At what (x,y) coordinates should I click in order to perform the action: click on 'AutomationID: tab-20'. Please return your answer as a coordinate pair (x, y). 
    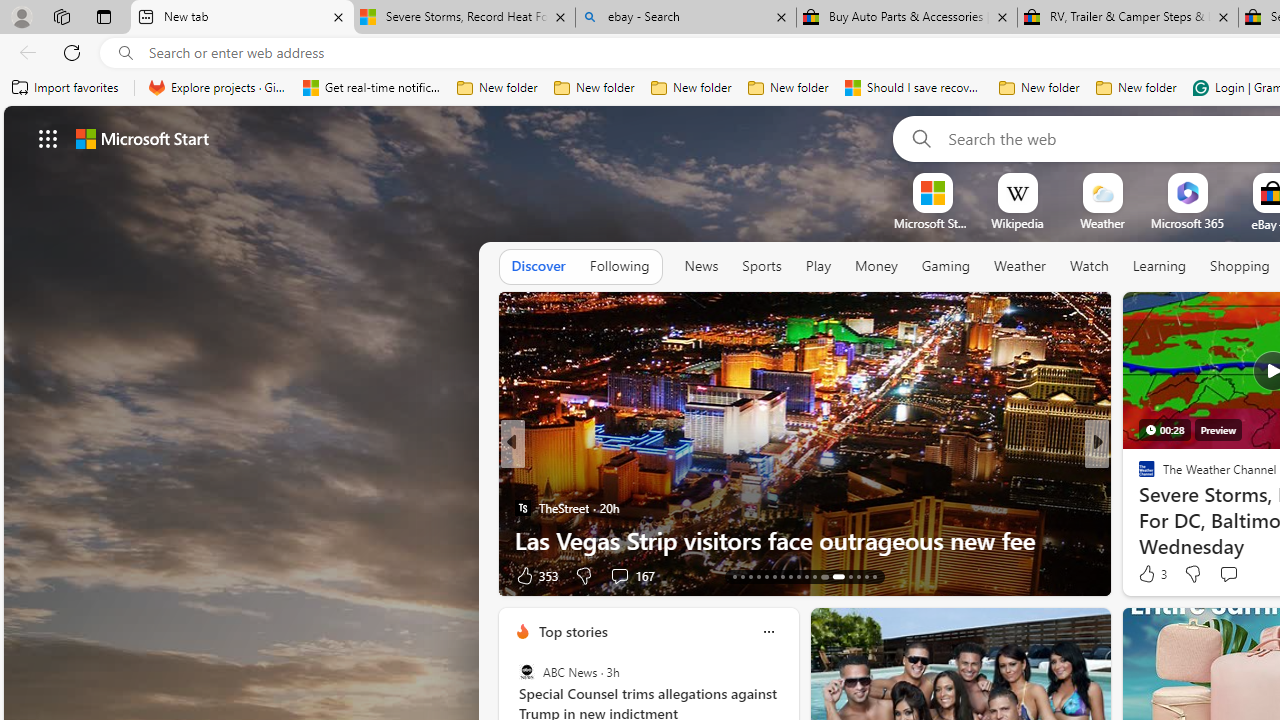
    Looking at the image, I should click on (789, 577).